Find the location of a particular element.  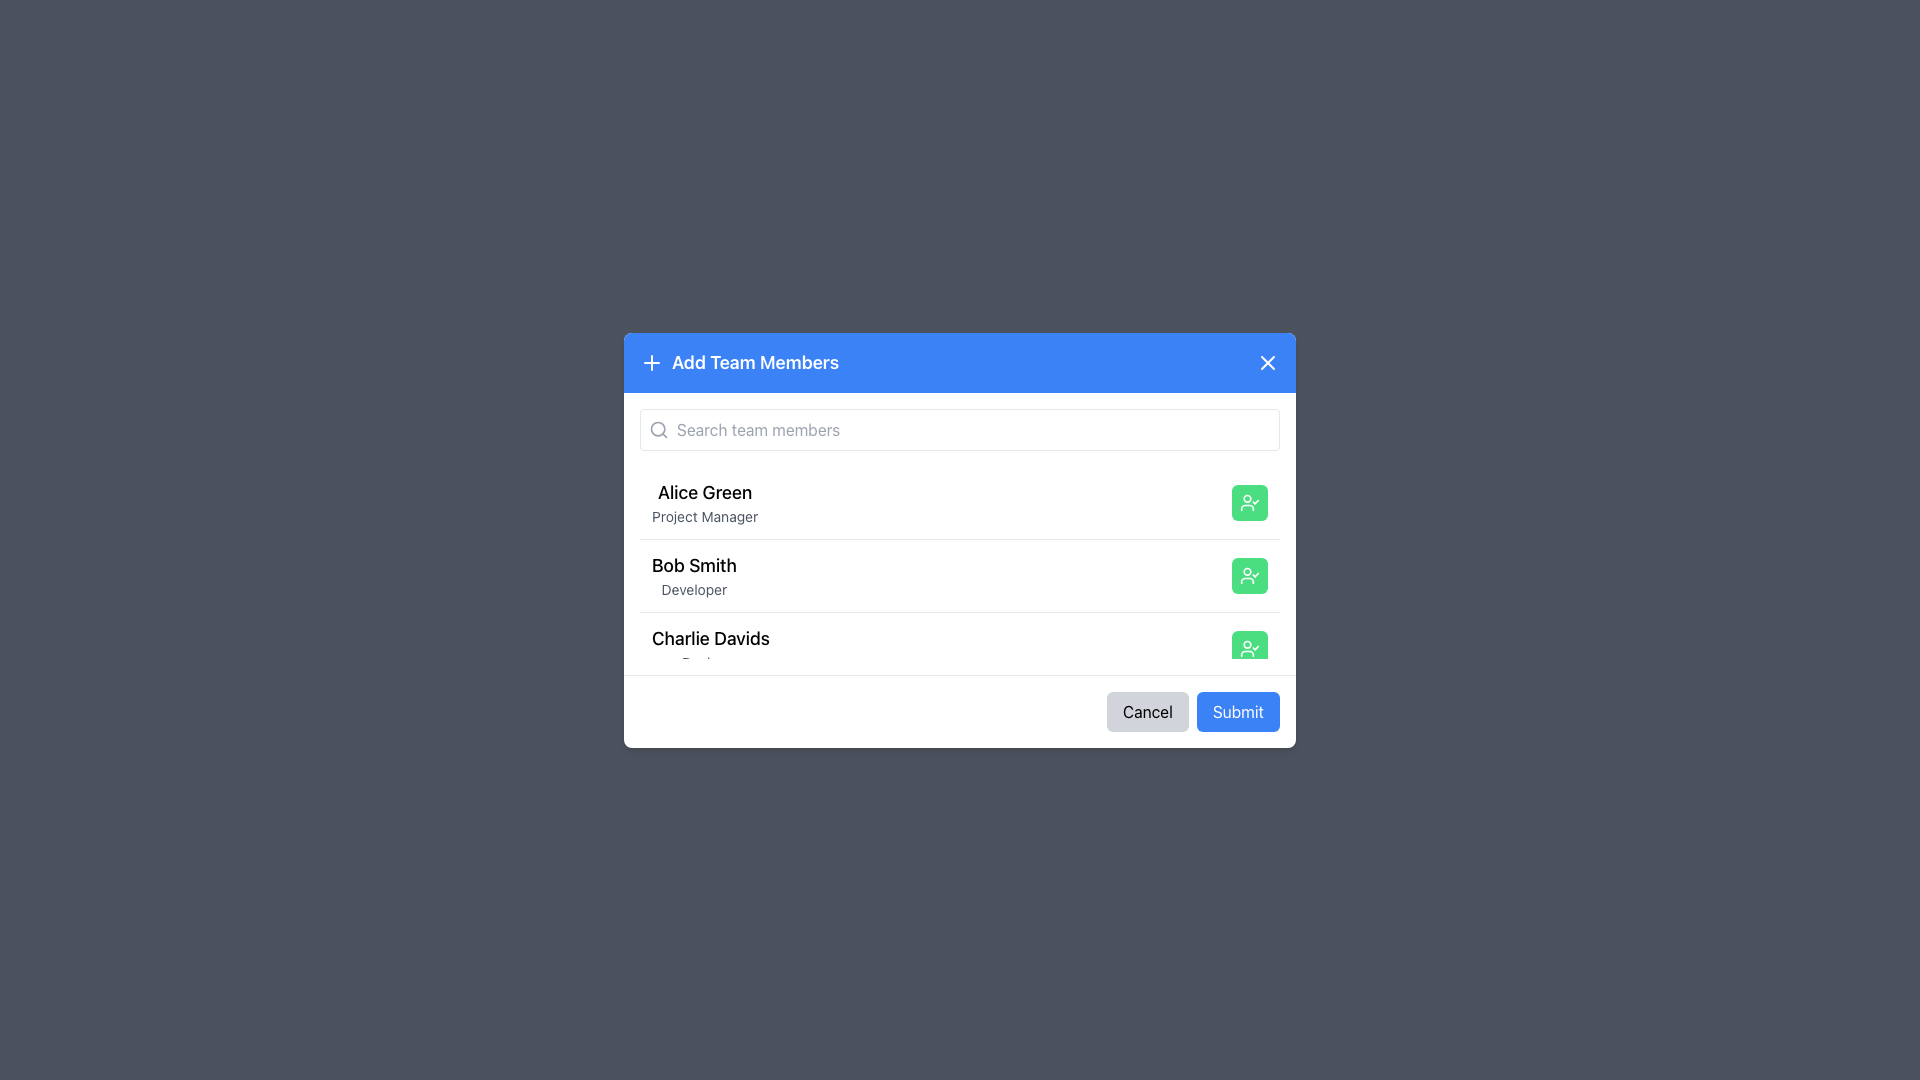

the icon button located in the second row of the 'Add Team Members' list is located at coordinates (1248, 574).